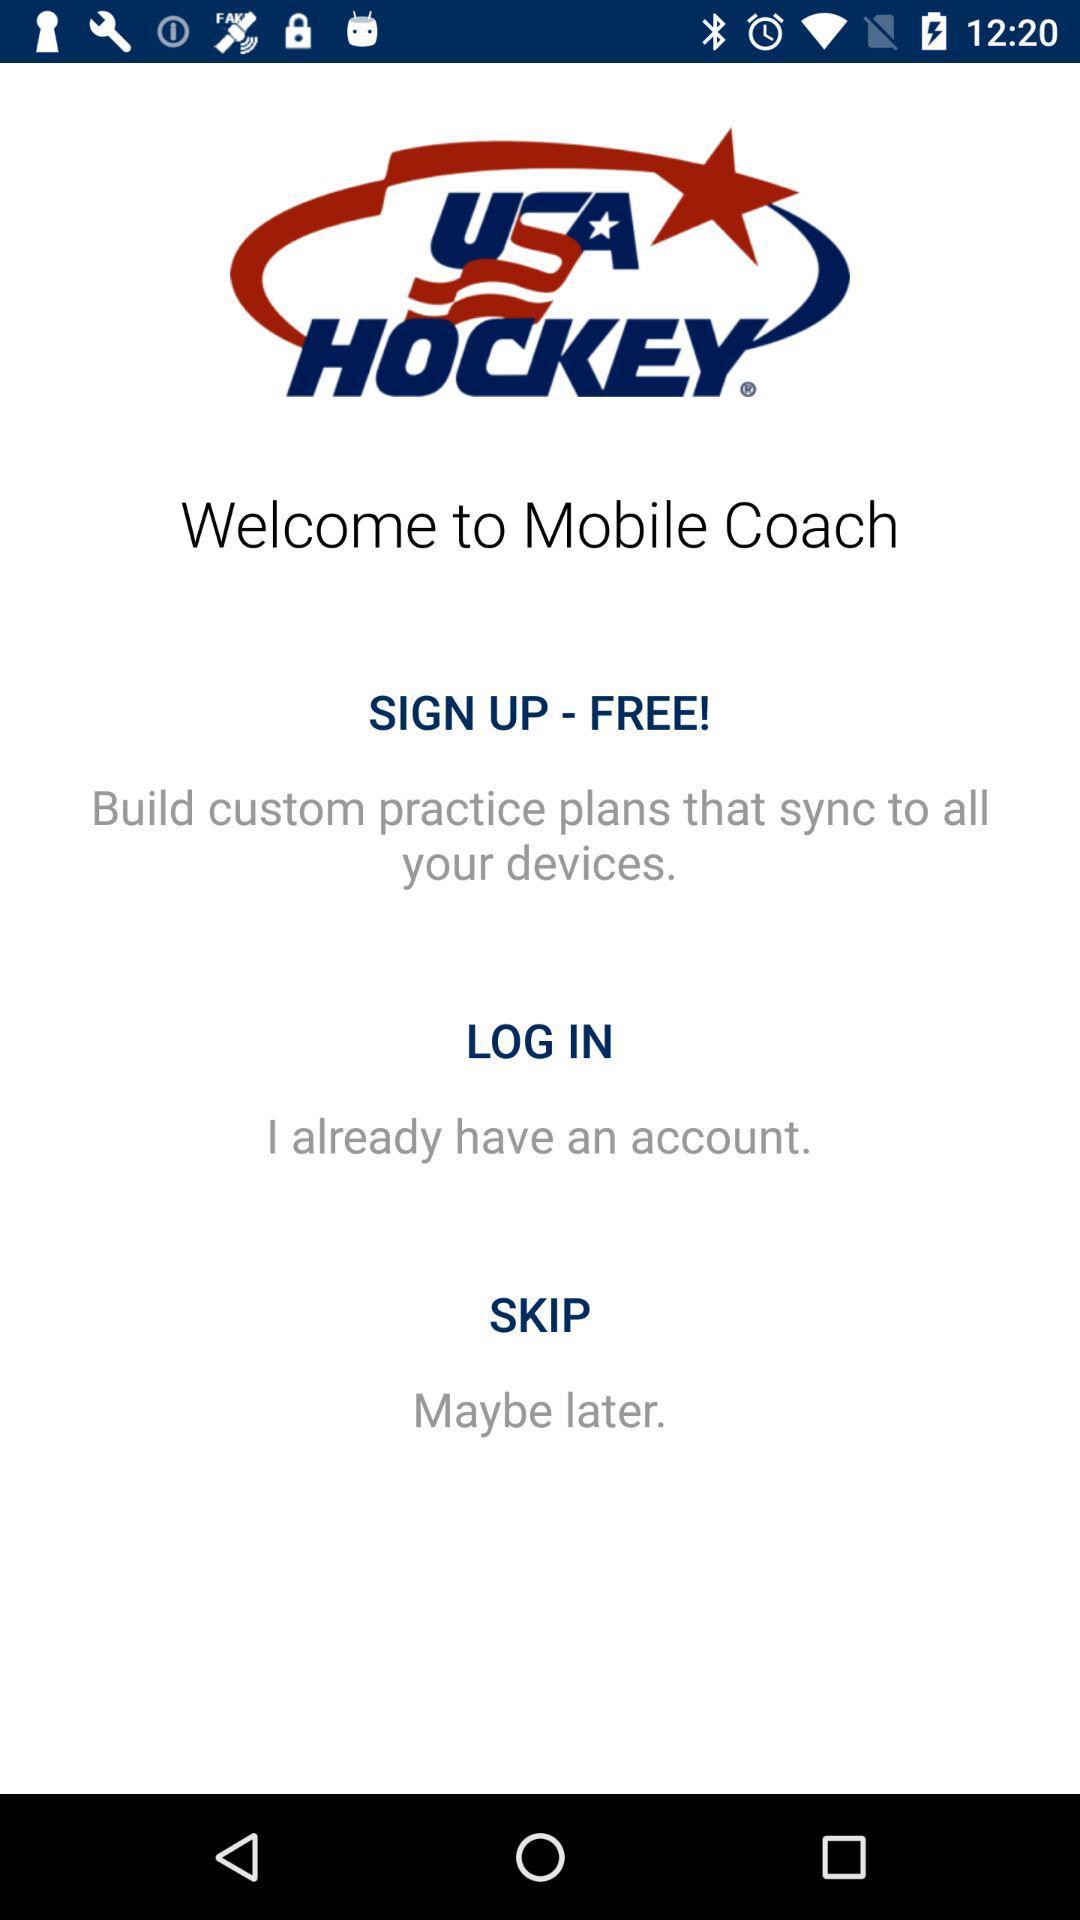 This screenshot has width=1080, height=1920. Describe the element at coordinates (540, 1314) in the screenshot. I see `item below the i already have` at that location.